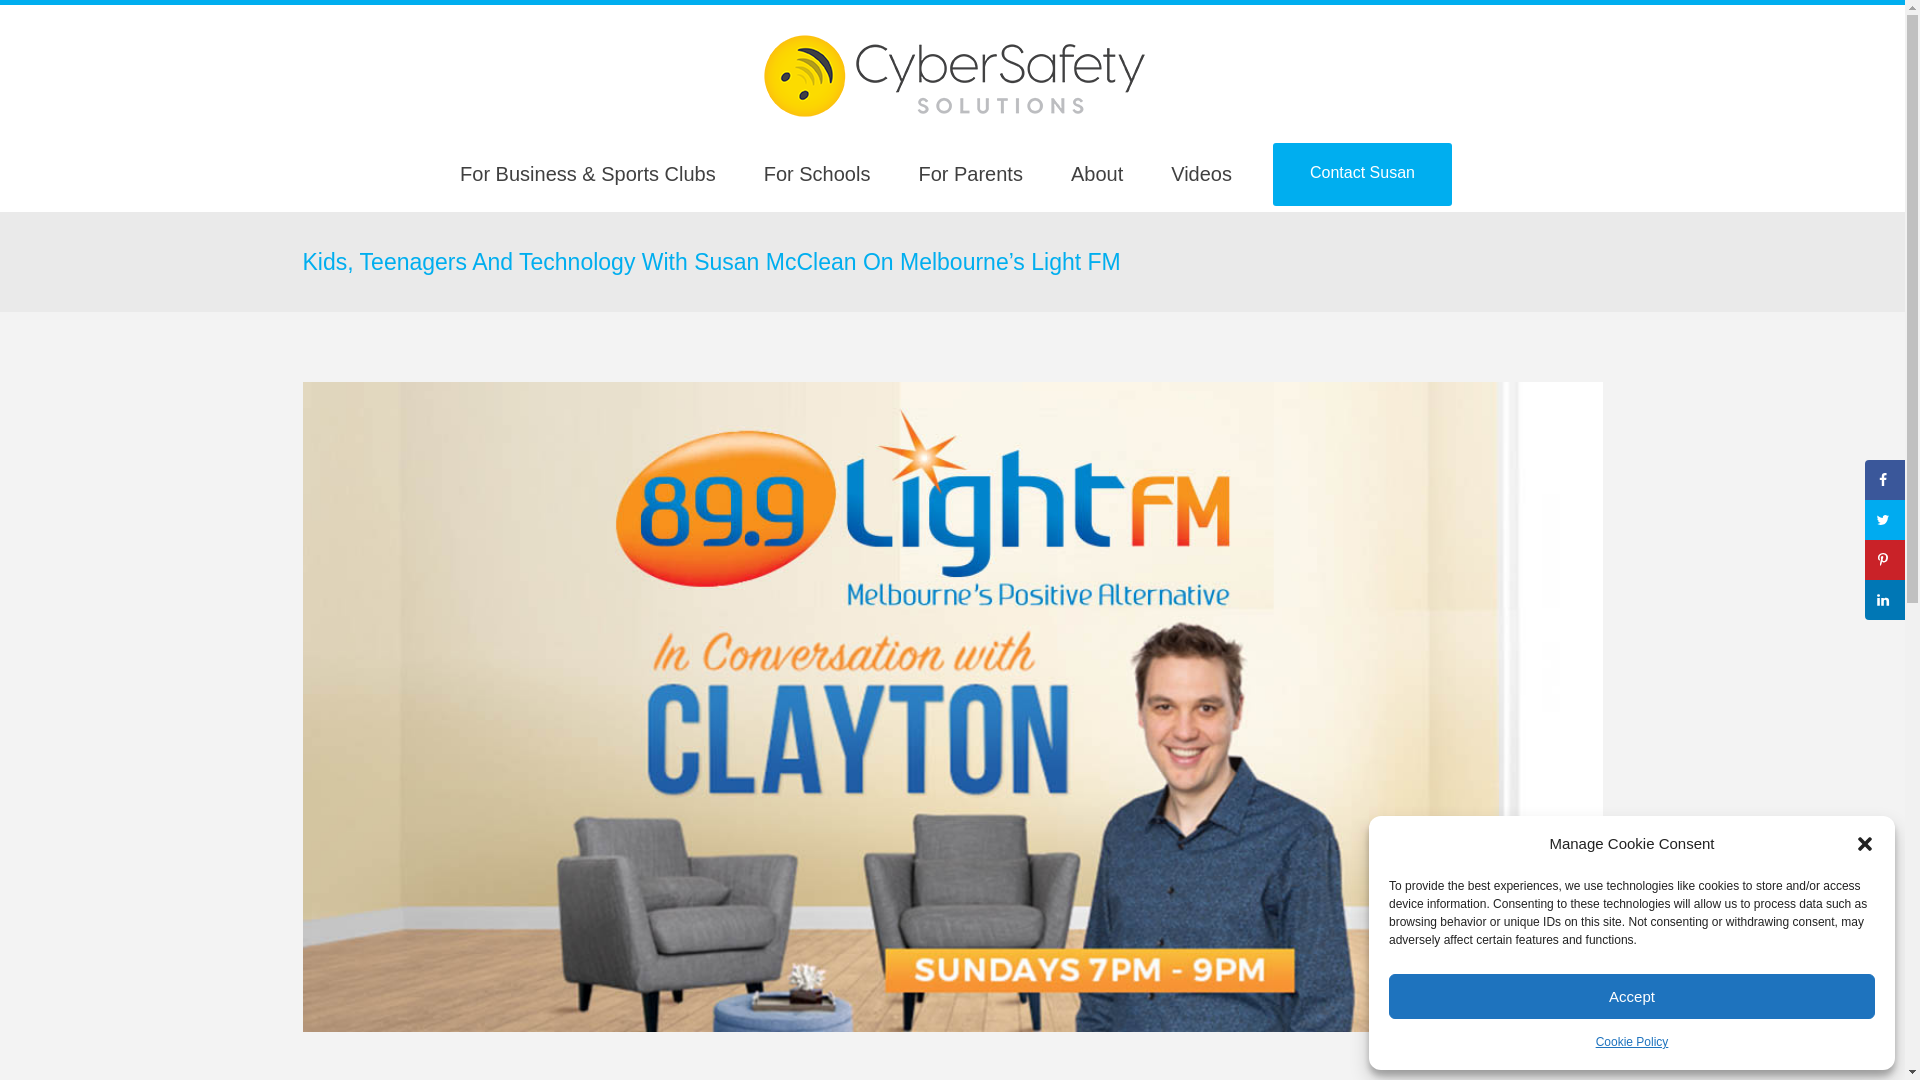  I want to click on 'For Schools', so click(817, 173).